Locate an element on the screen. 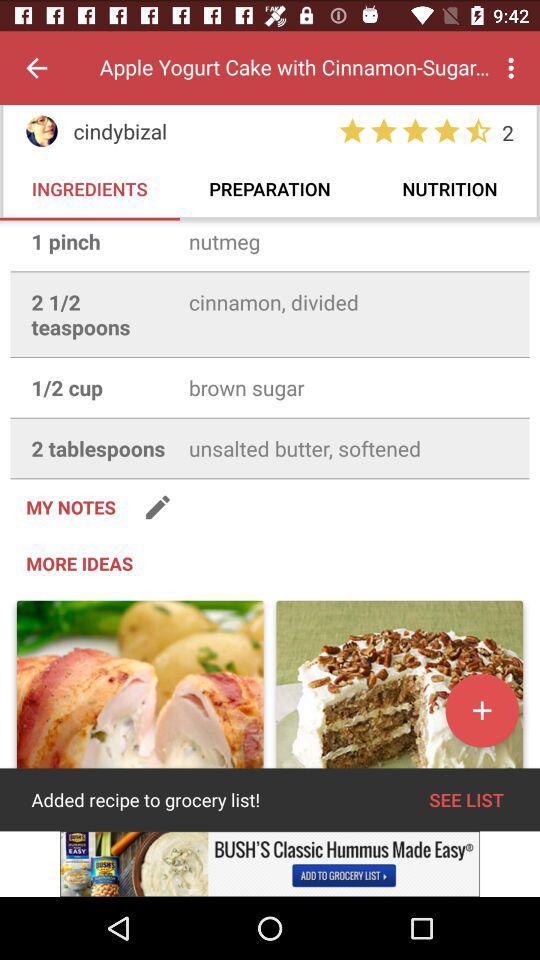 The width and height of the screenshot is (540, 960). menu button is located at coordinates (514, 68).